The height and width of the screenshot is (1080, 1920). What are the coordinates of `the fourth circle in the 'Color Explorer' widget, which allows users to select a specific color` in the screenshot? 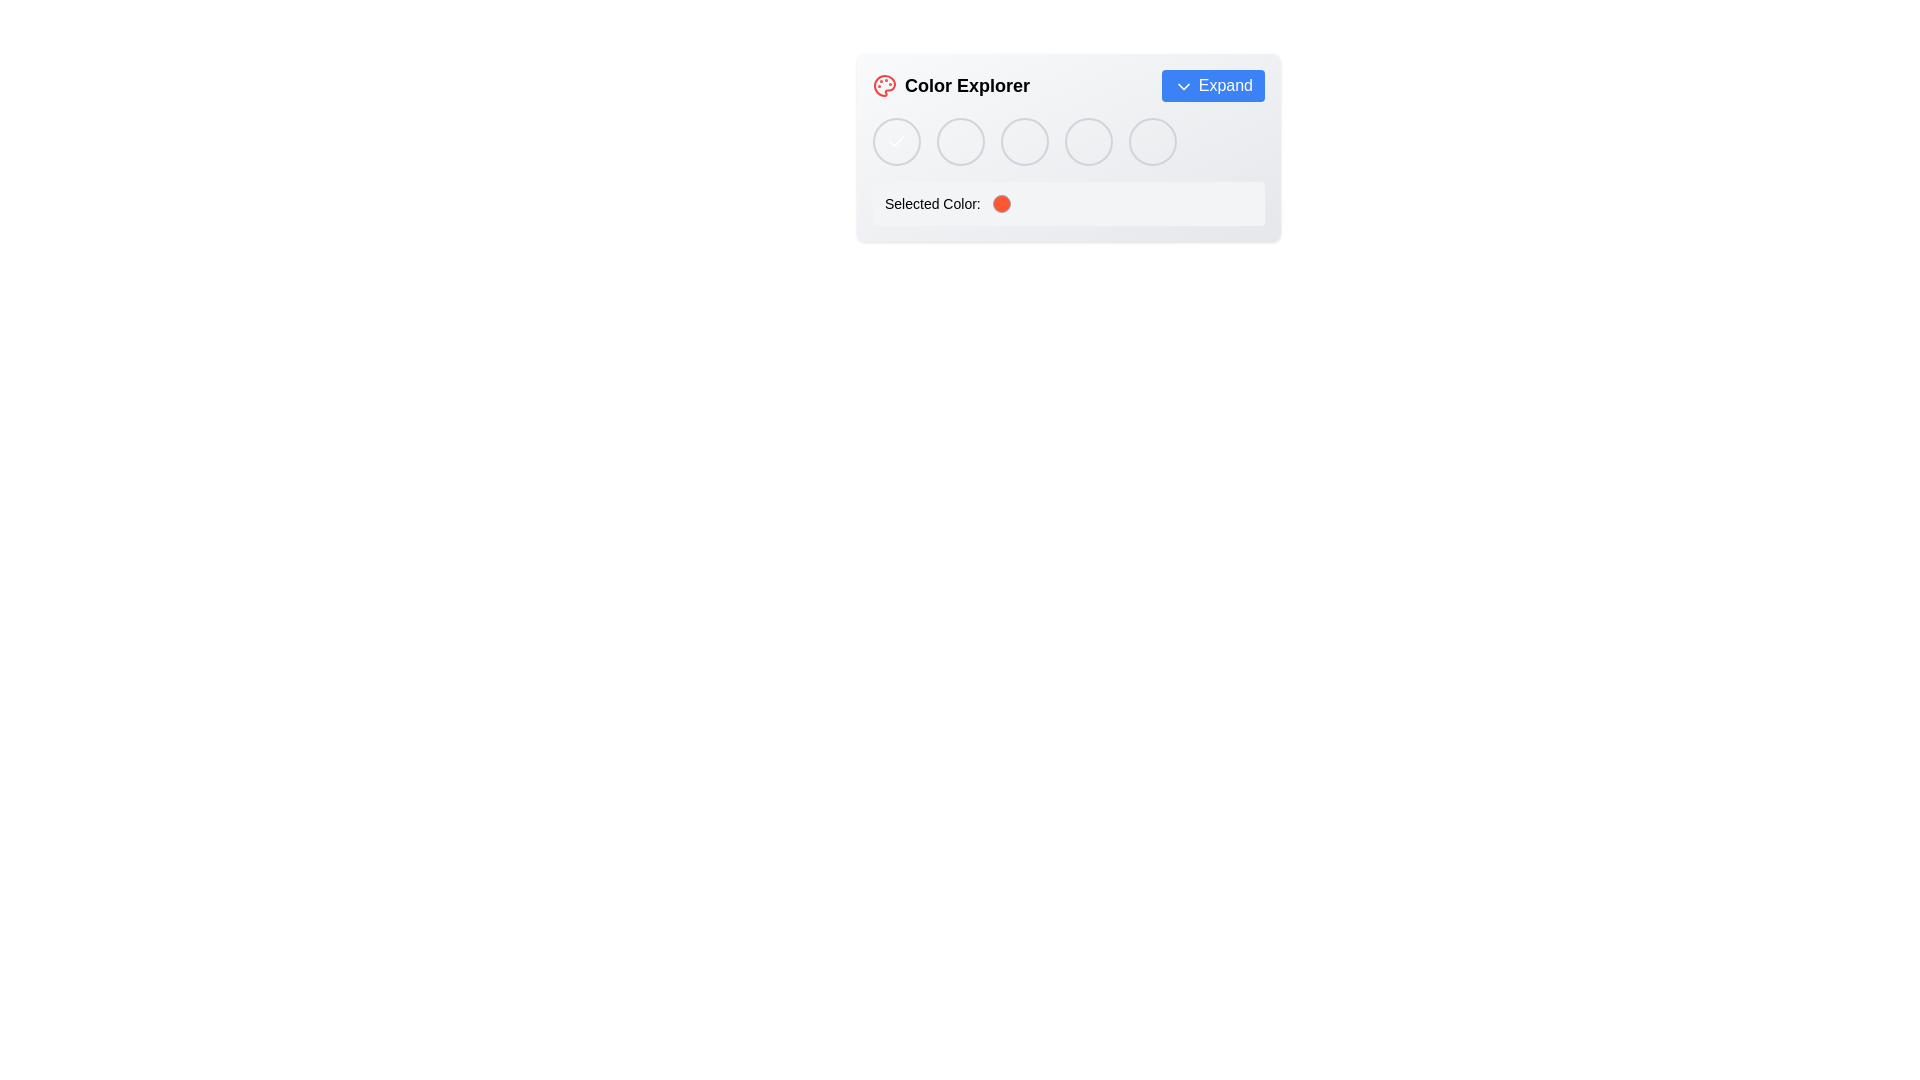 It's located at (1068, 141).